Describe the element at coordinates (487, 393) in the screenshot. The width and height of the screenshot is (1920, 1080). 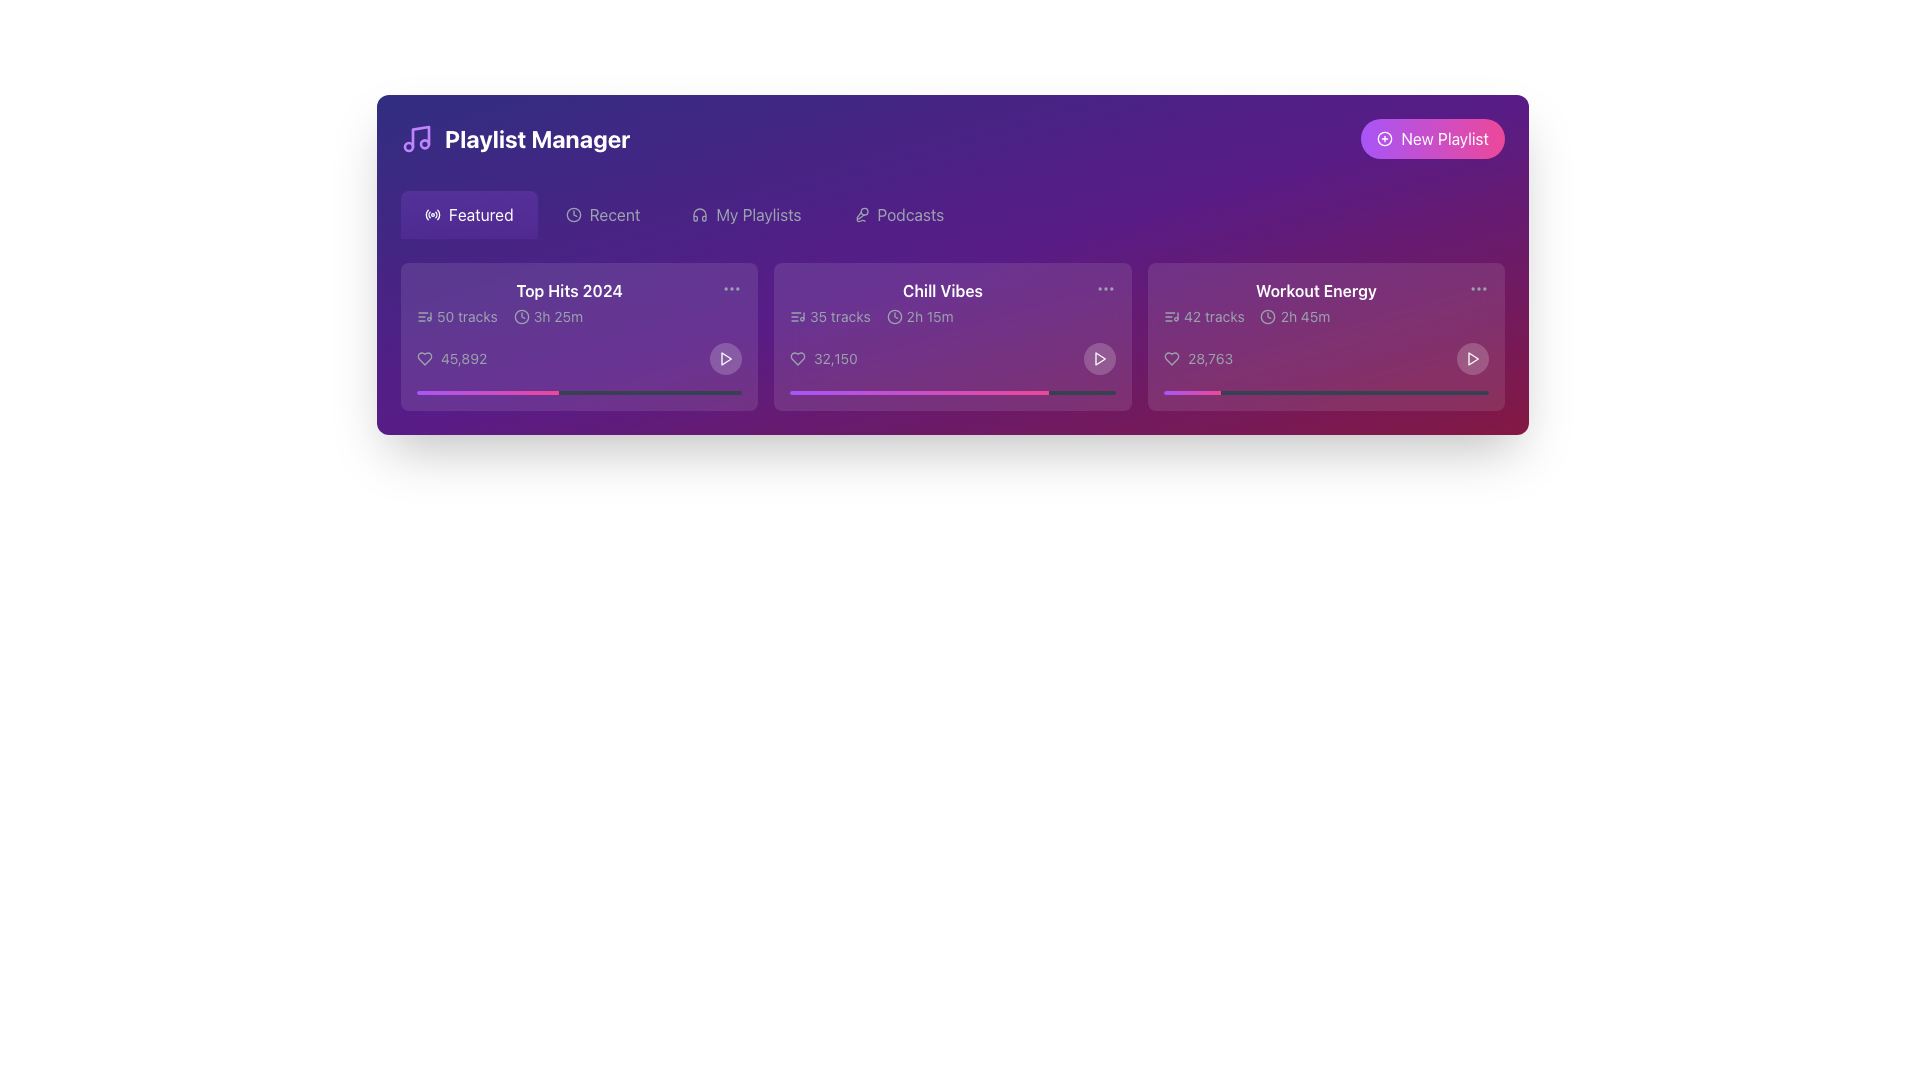
I see `the progress bar segment located near the bottom of the 'Top Hits 2024' section, which visually indicates the progress of a task, filling 43.6% of its width` at that location.